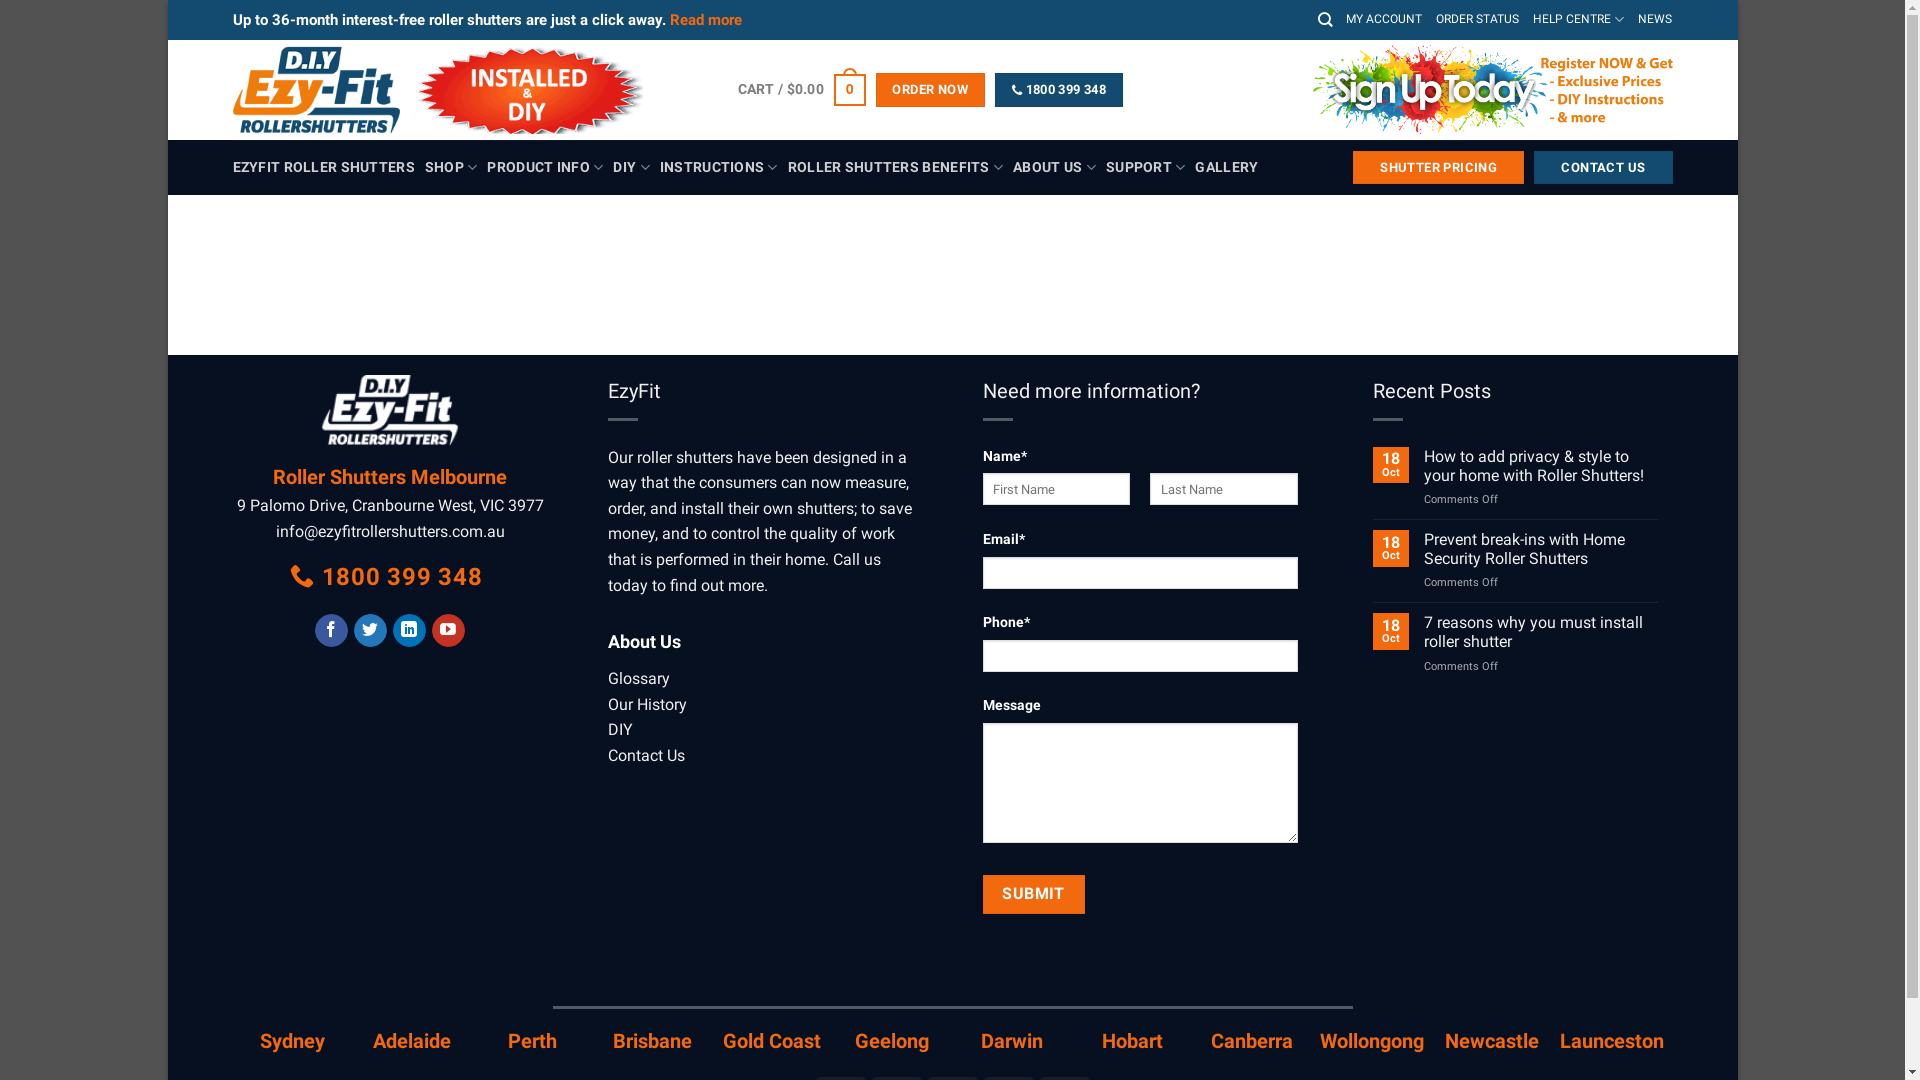 The image size is (1920, 1080). What do you see at coordinates (532, 1040) in the screenshot?
I see `'Perth'` at bounding box center [532, 1040].